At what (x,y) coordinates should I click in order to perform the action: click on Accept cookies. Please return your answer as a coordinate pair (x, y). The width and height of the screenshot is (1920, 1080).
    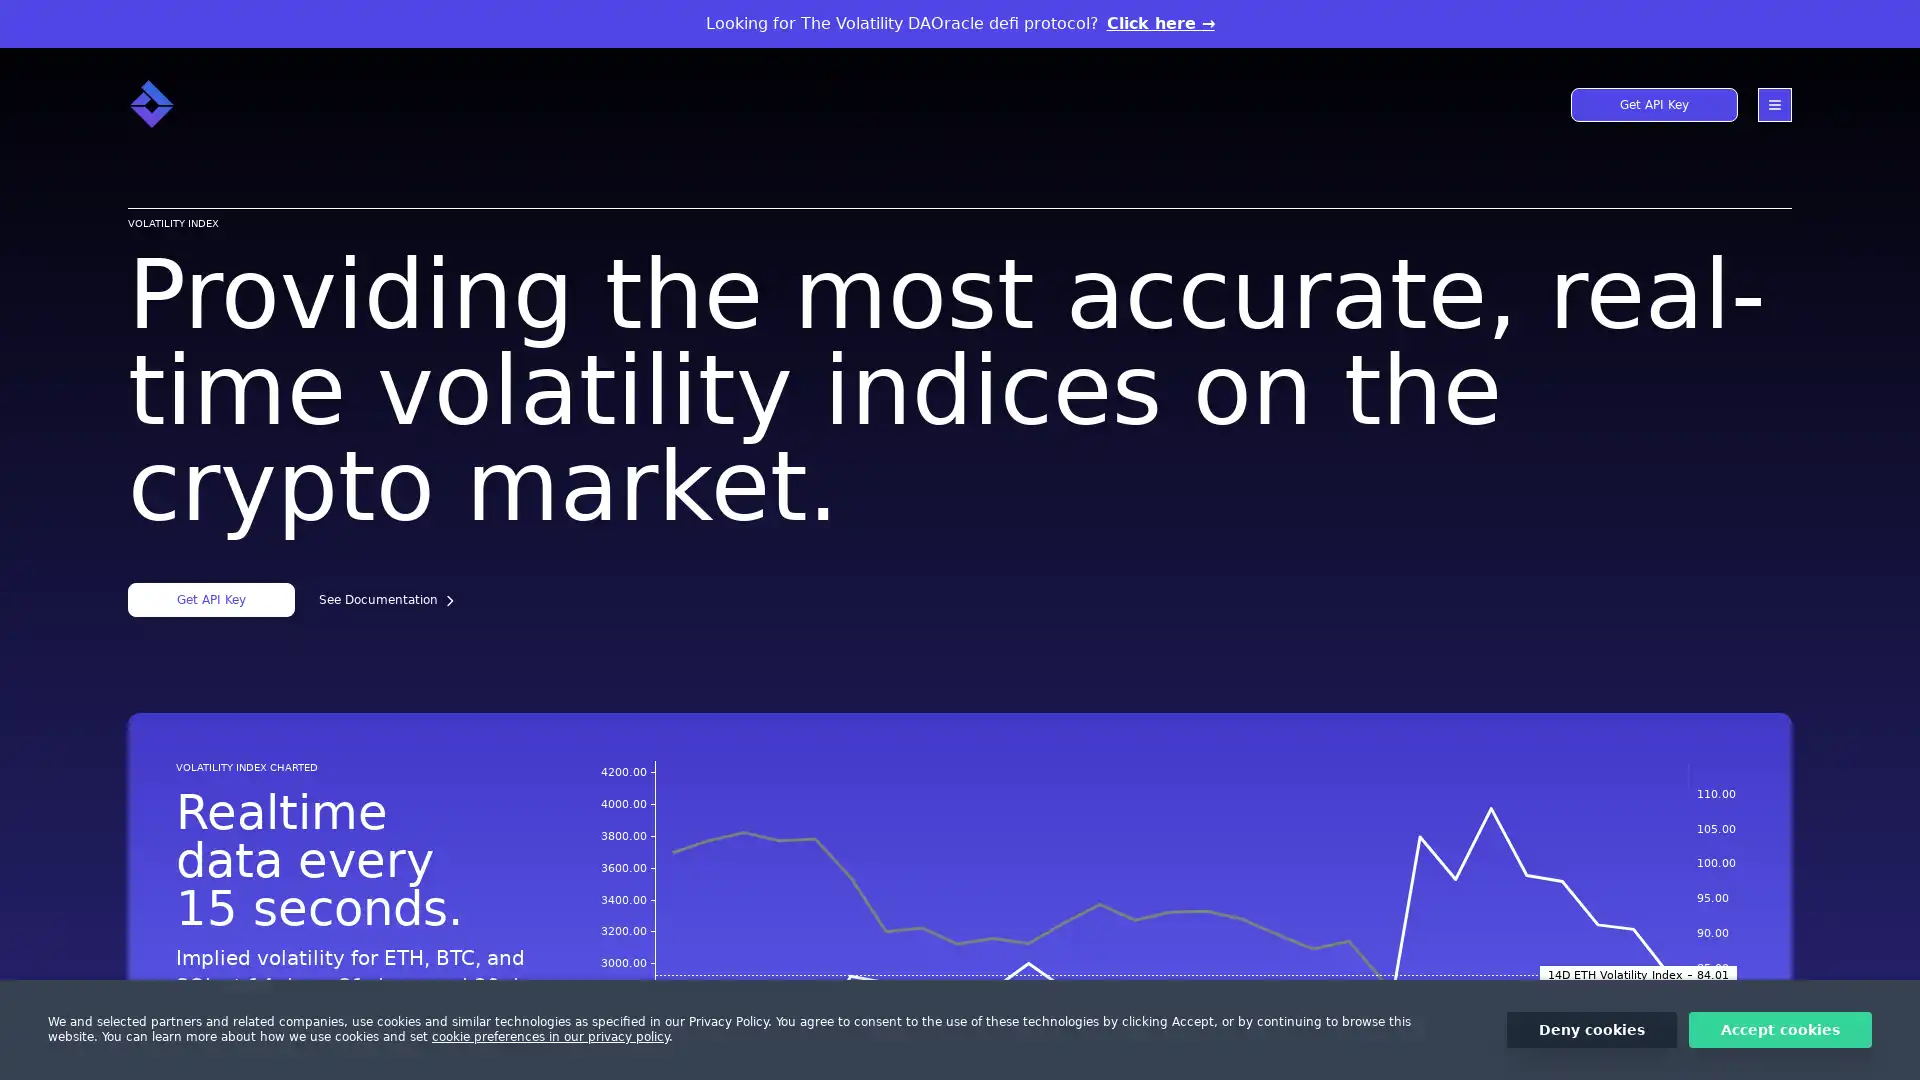
    Looking at the image, I should click on (1780, 1029).